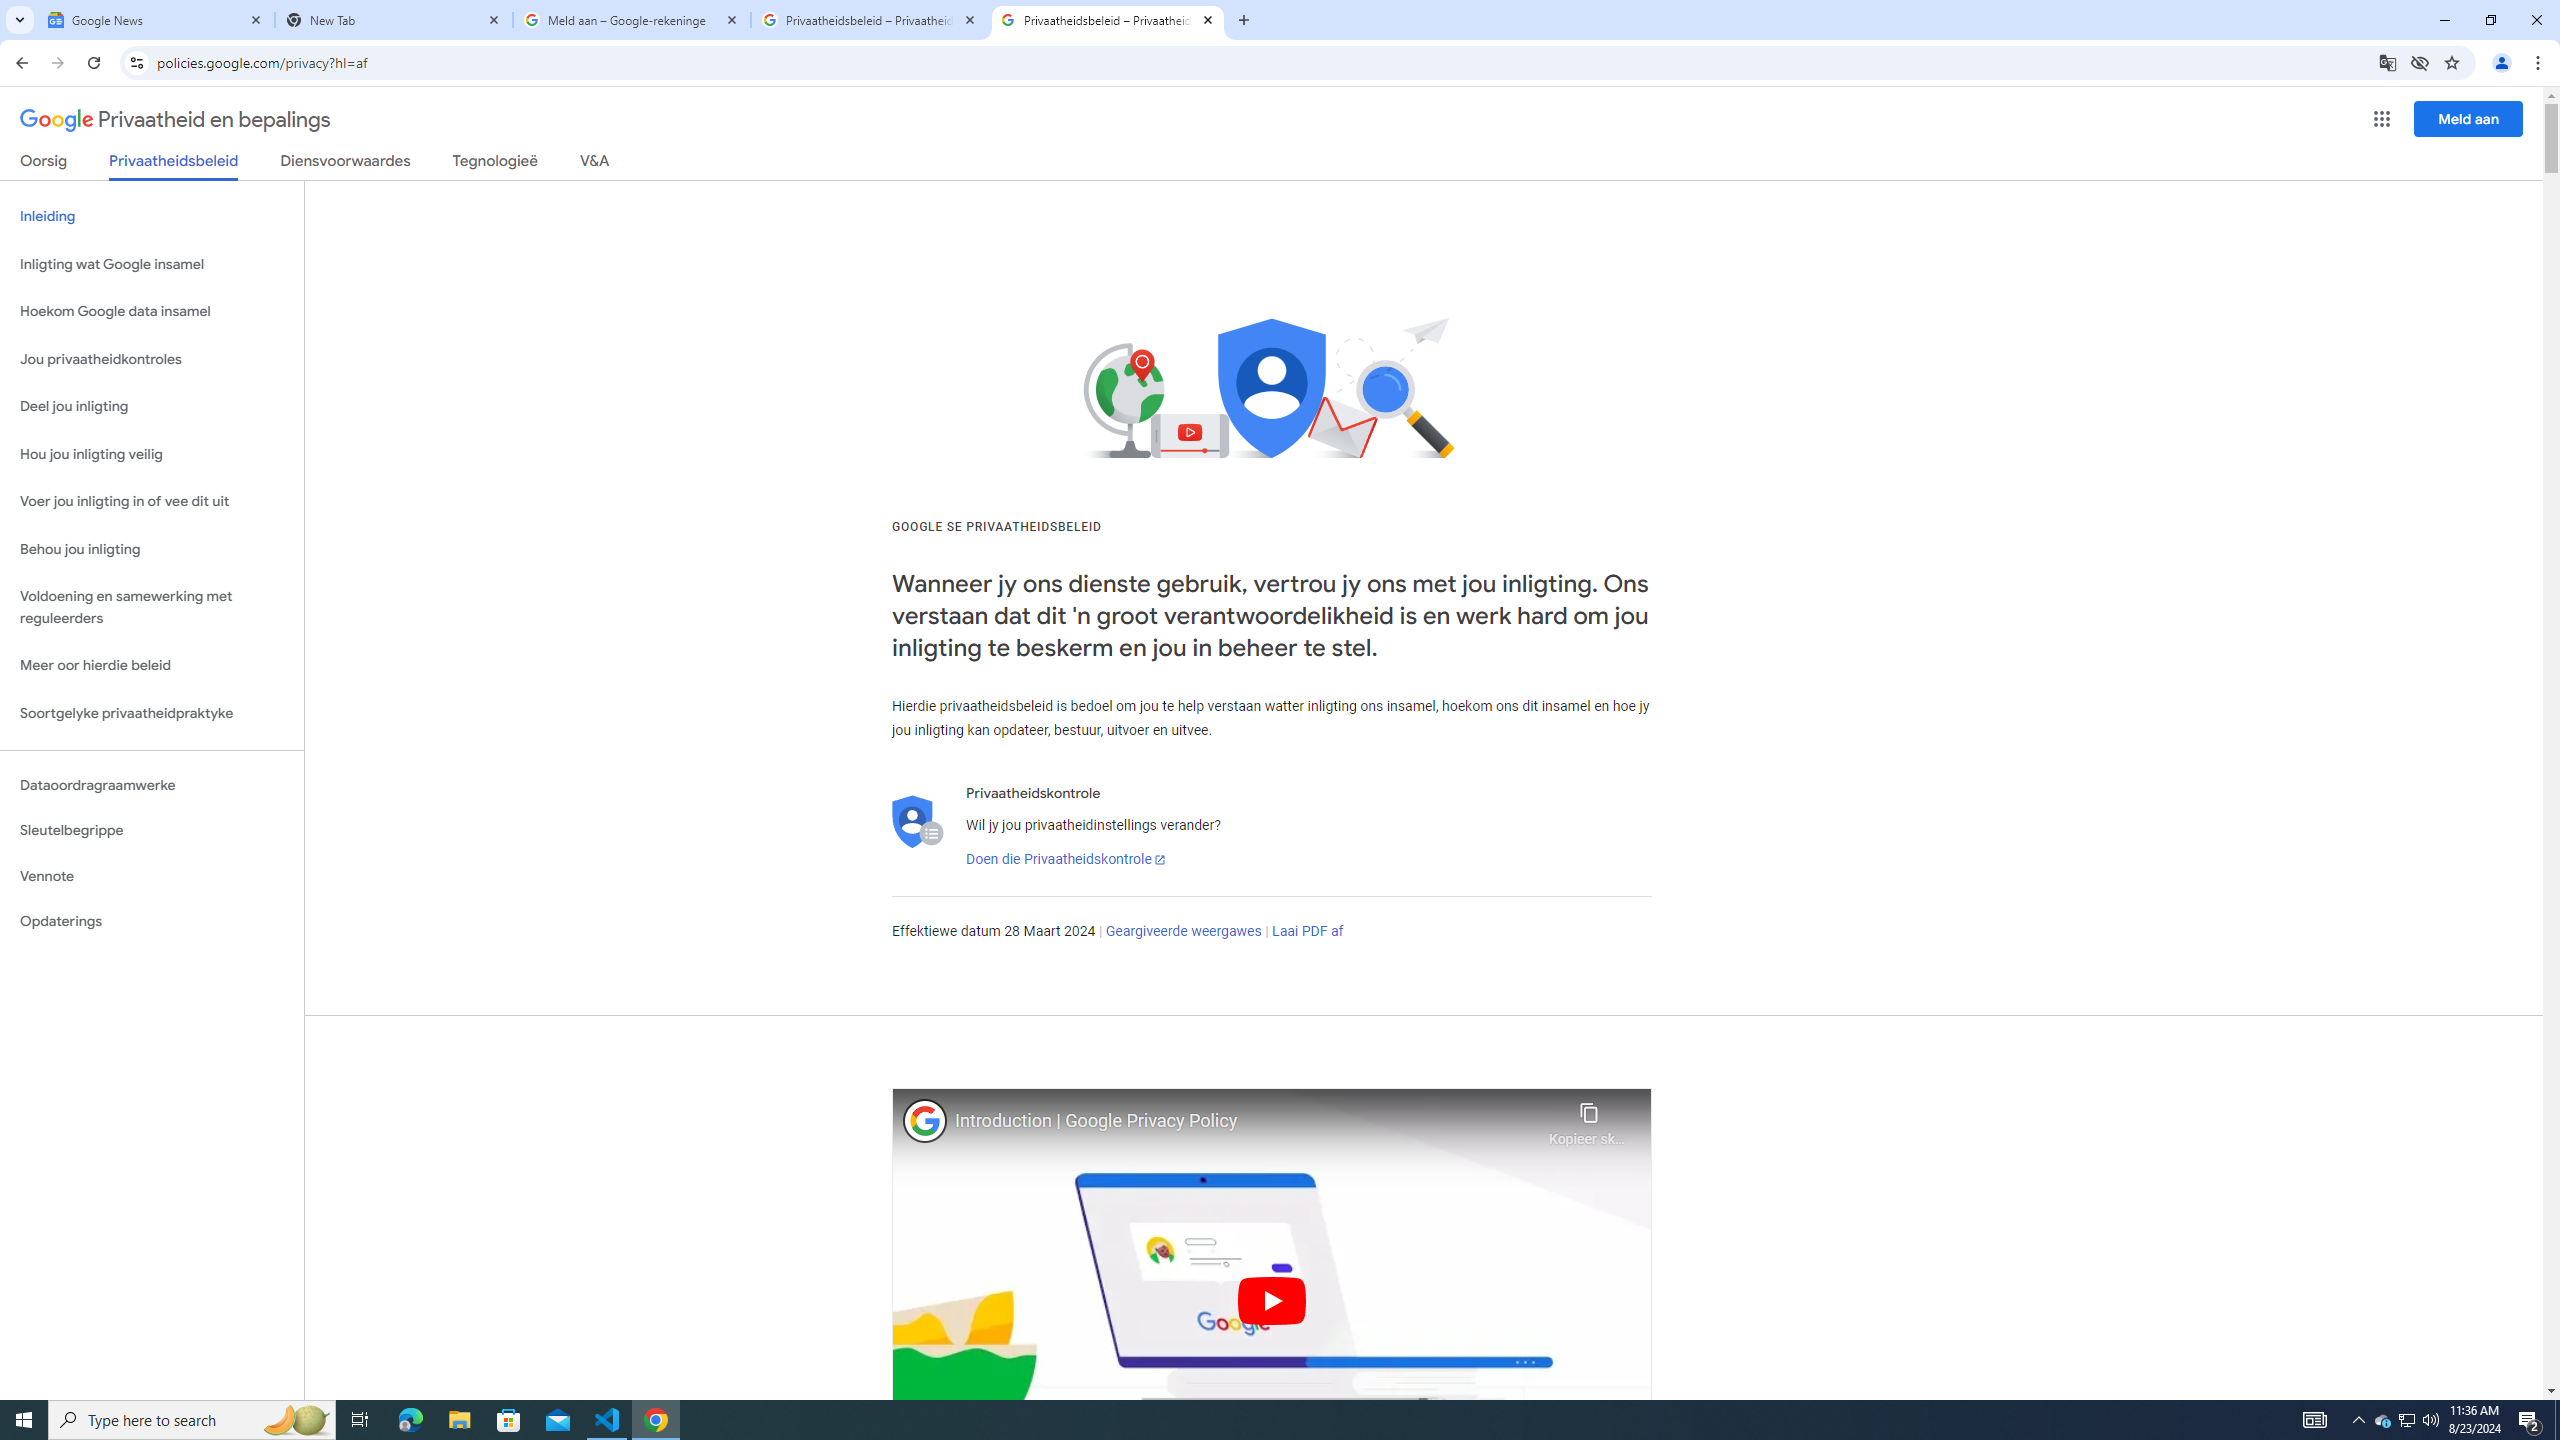 The image size is (2560, 1440). I want to click on 'Behou jou inligting', so click(151, 549).